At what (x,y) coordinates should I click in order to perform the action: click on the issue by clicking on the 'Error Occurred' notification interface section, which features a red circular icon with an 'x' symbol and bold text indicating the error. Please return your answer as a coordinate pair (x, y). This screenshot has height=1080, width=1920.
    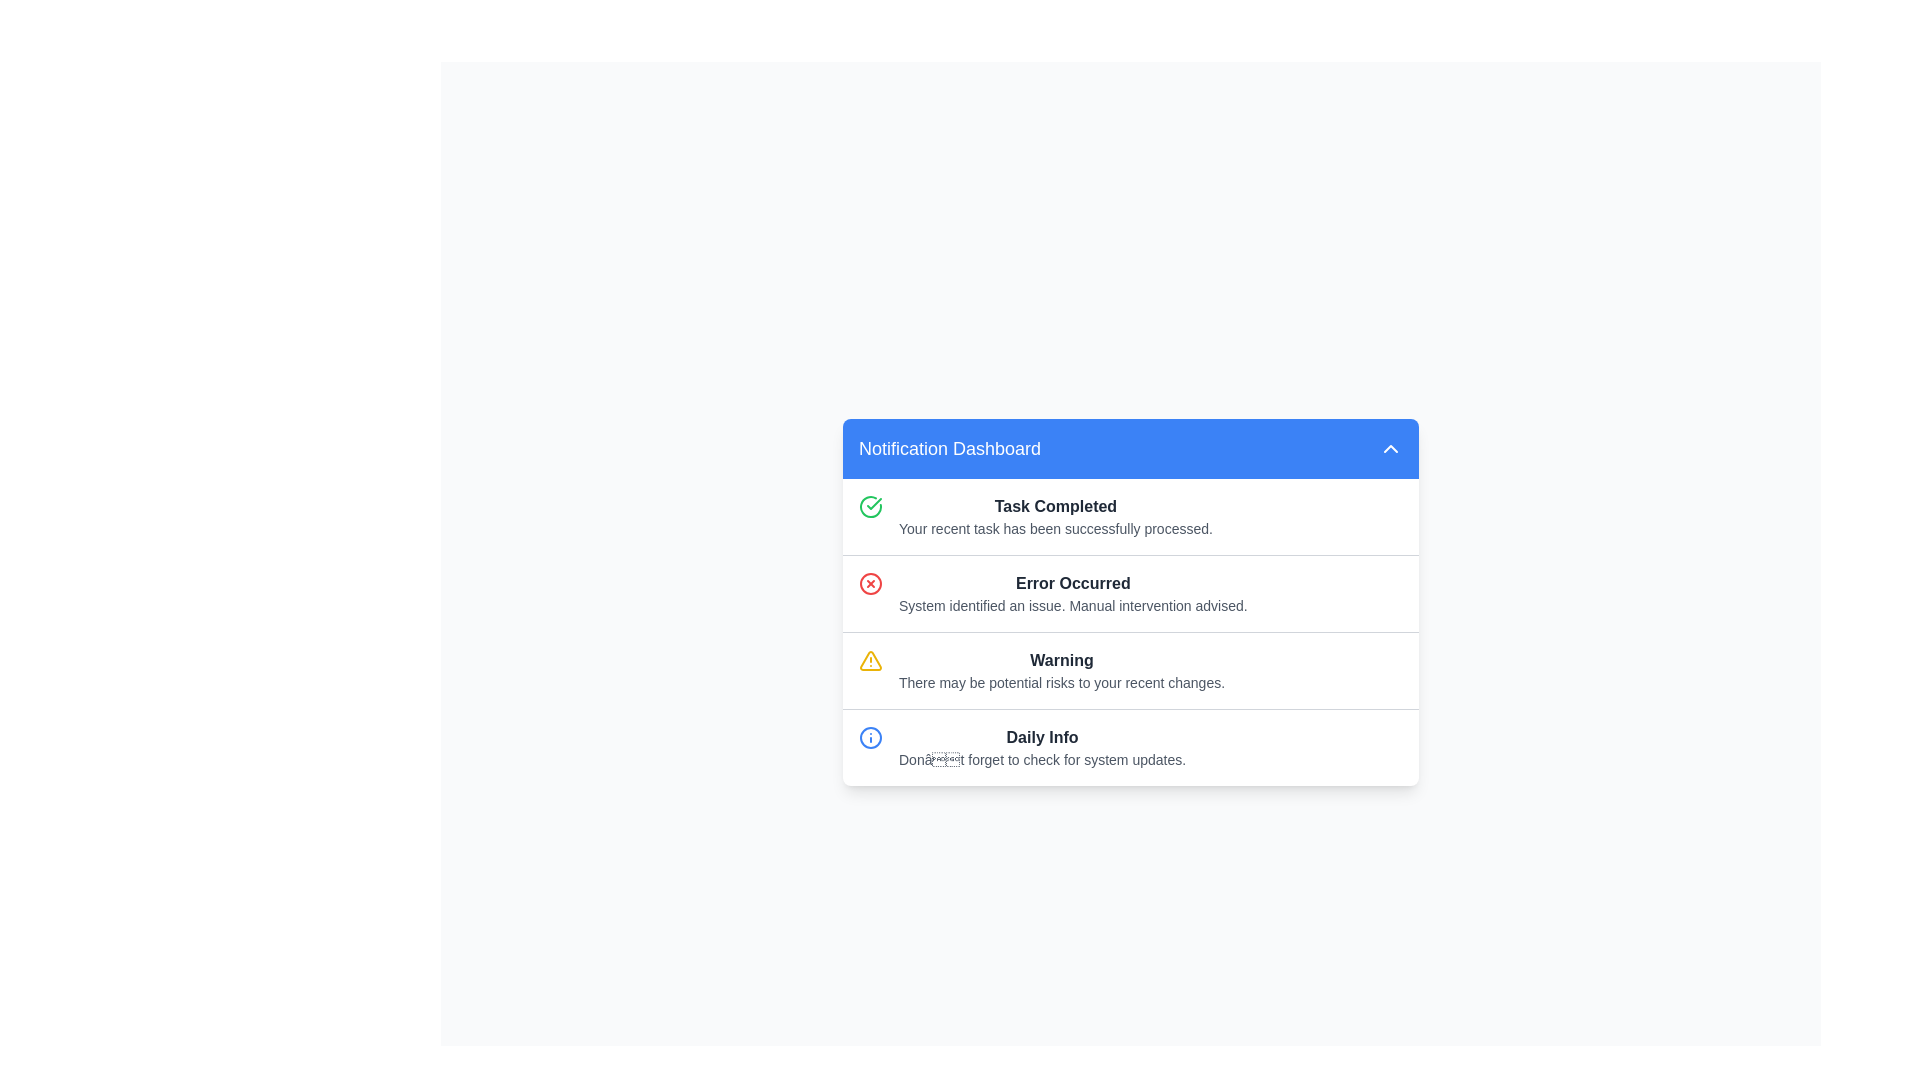
    Looking at the image, I should click on (1131, 592).